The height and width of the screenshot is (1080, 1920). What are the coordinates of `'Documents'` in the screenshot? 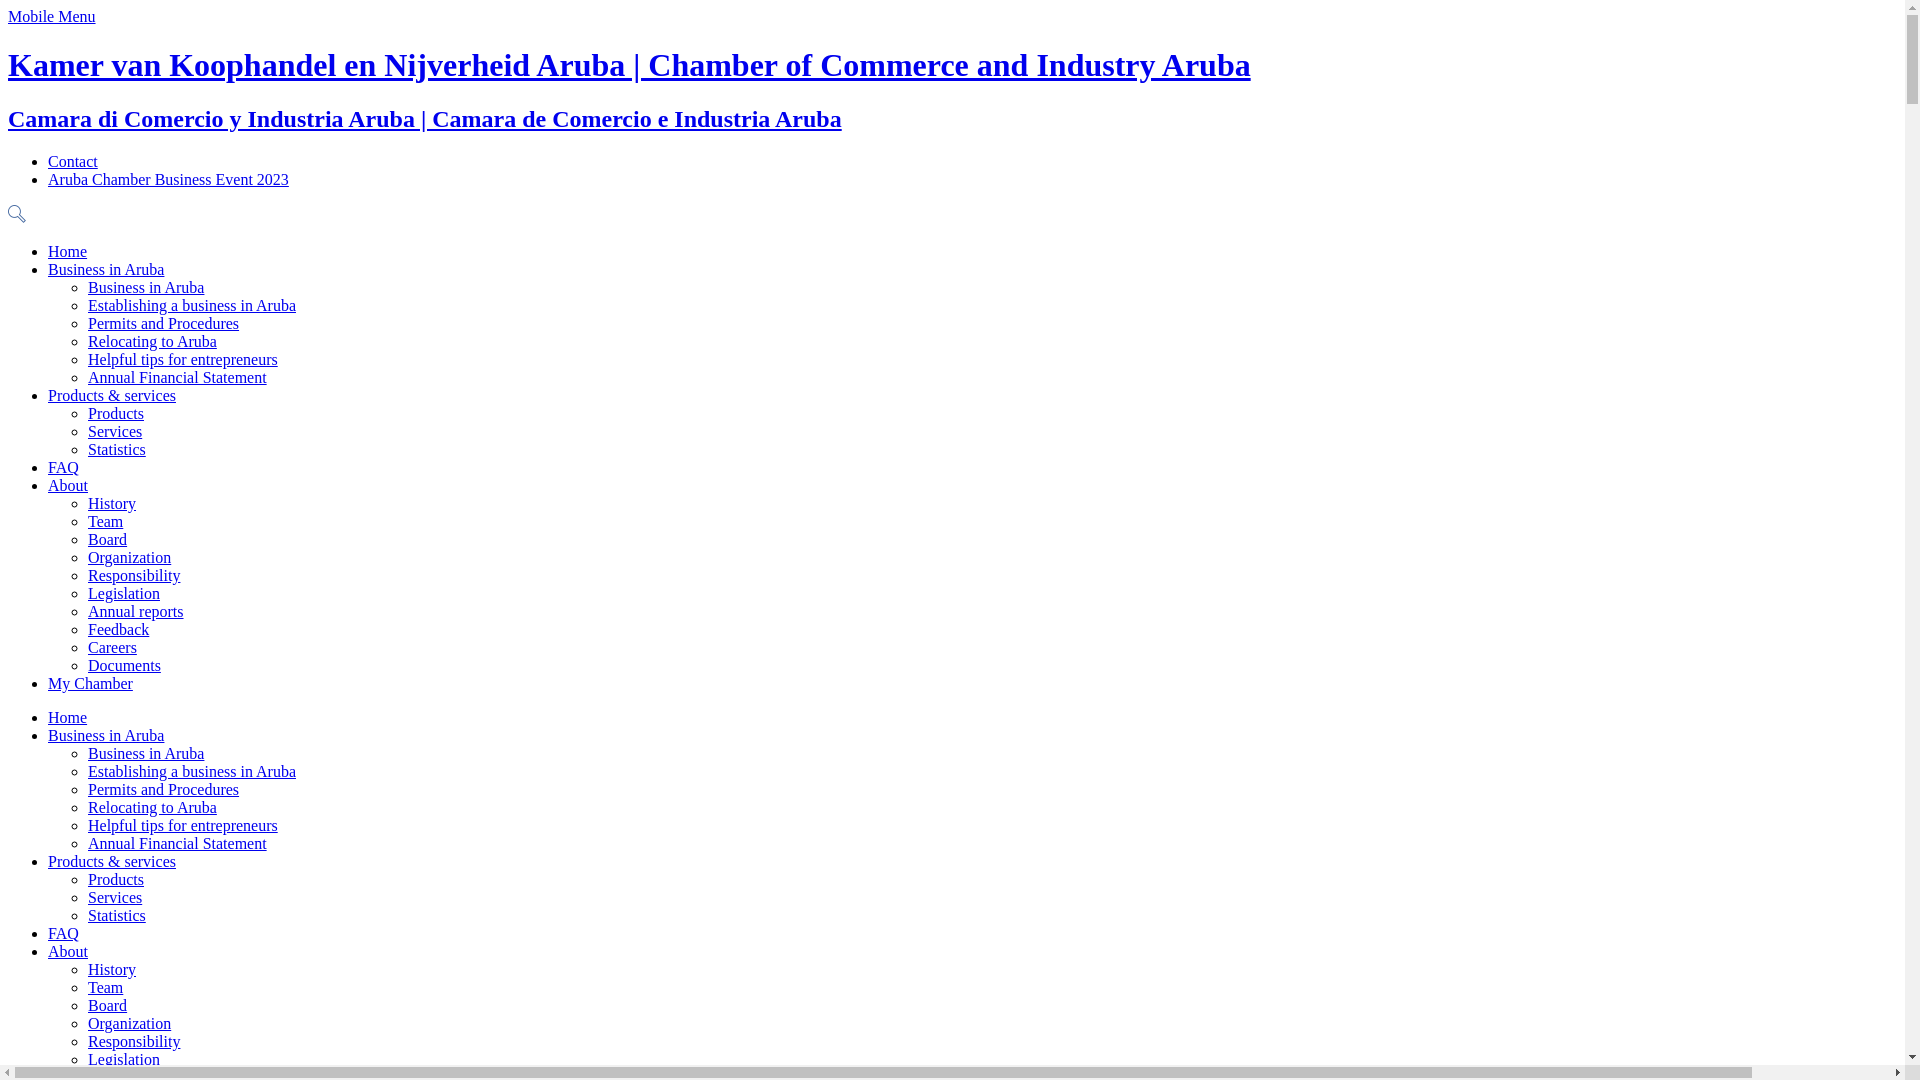 It's located at (123, 665).